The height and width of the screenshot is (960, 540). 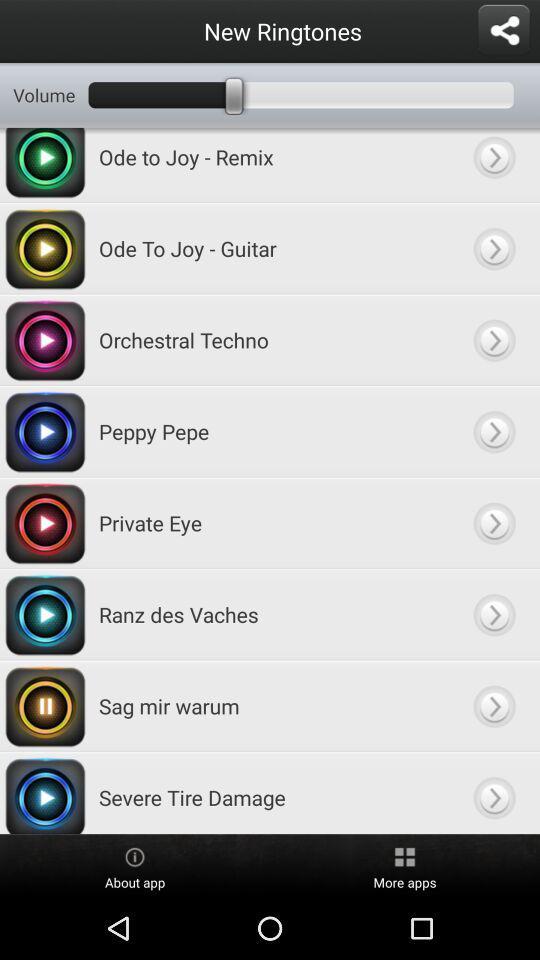 I want to click on expand item menu, so click(x=493, y=431).